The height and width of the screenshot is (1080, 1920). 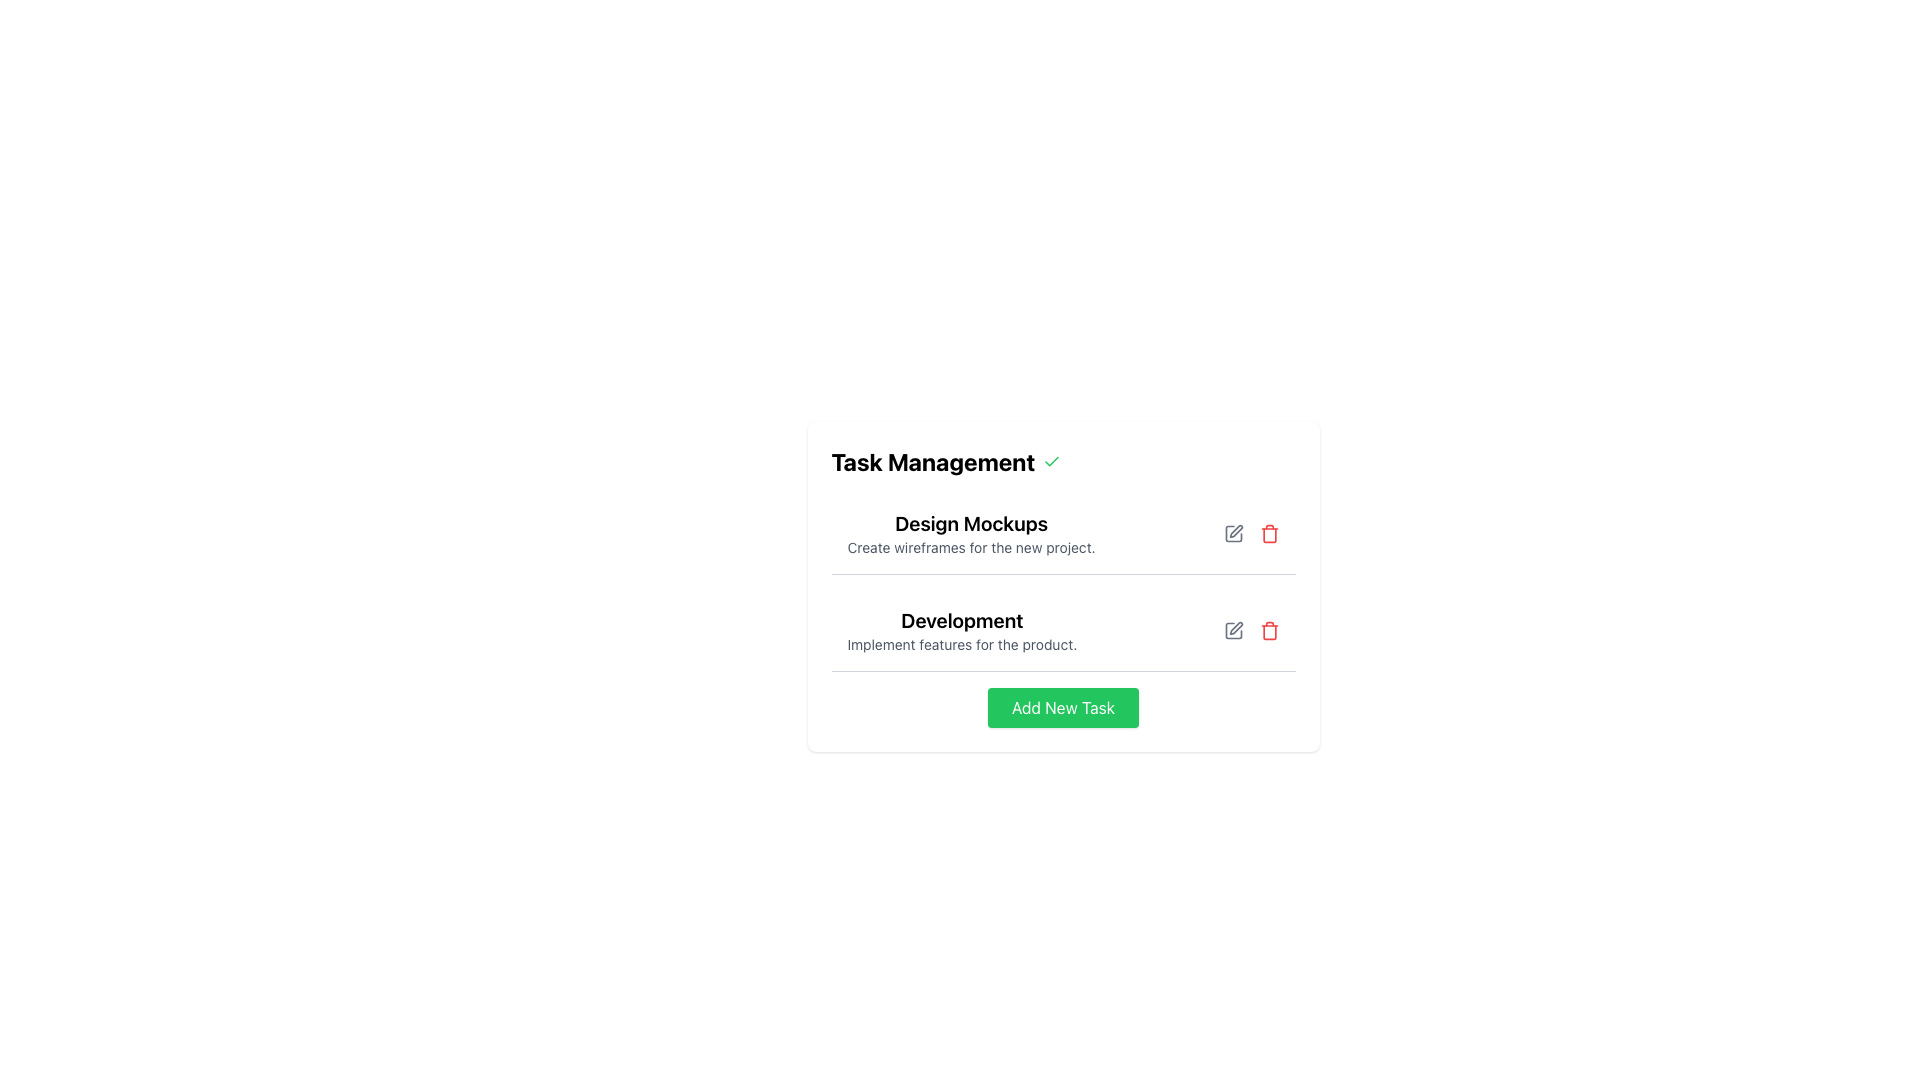 What do you see at coordinates (971, 532) in the screenshot?
I see `the title of the first task entry in the task management interface` at bounding box center [971, 532].